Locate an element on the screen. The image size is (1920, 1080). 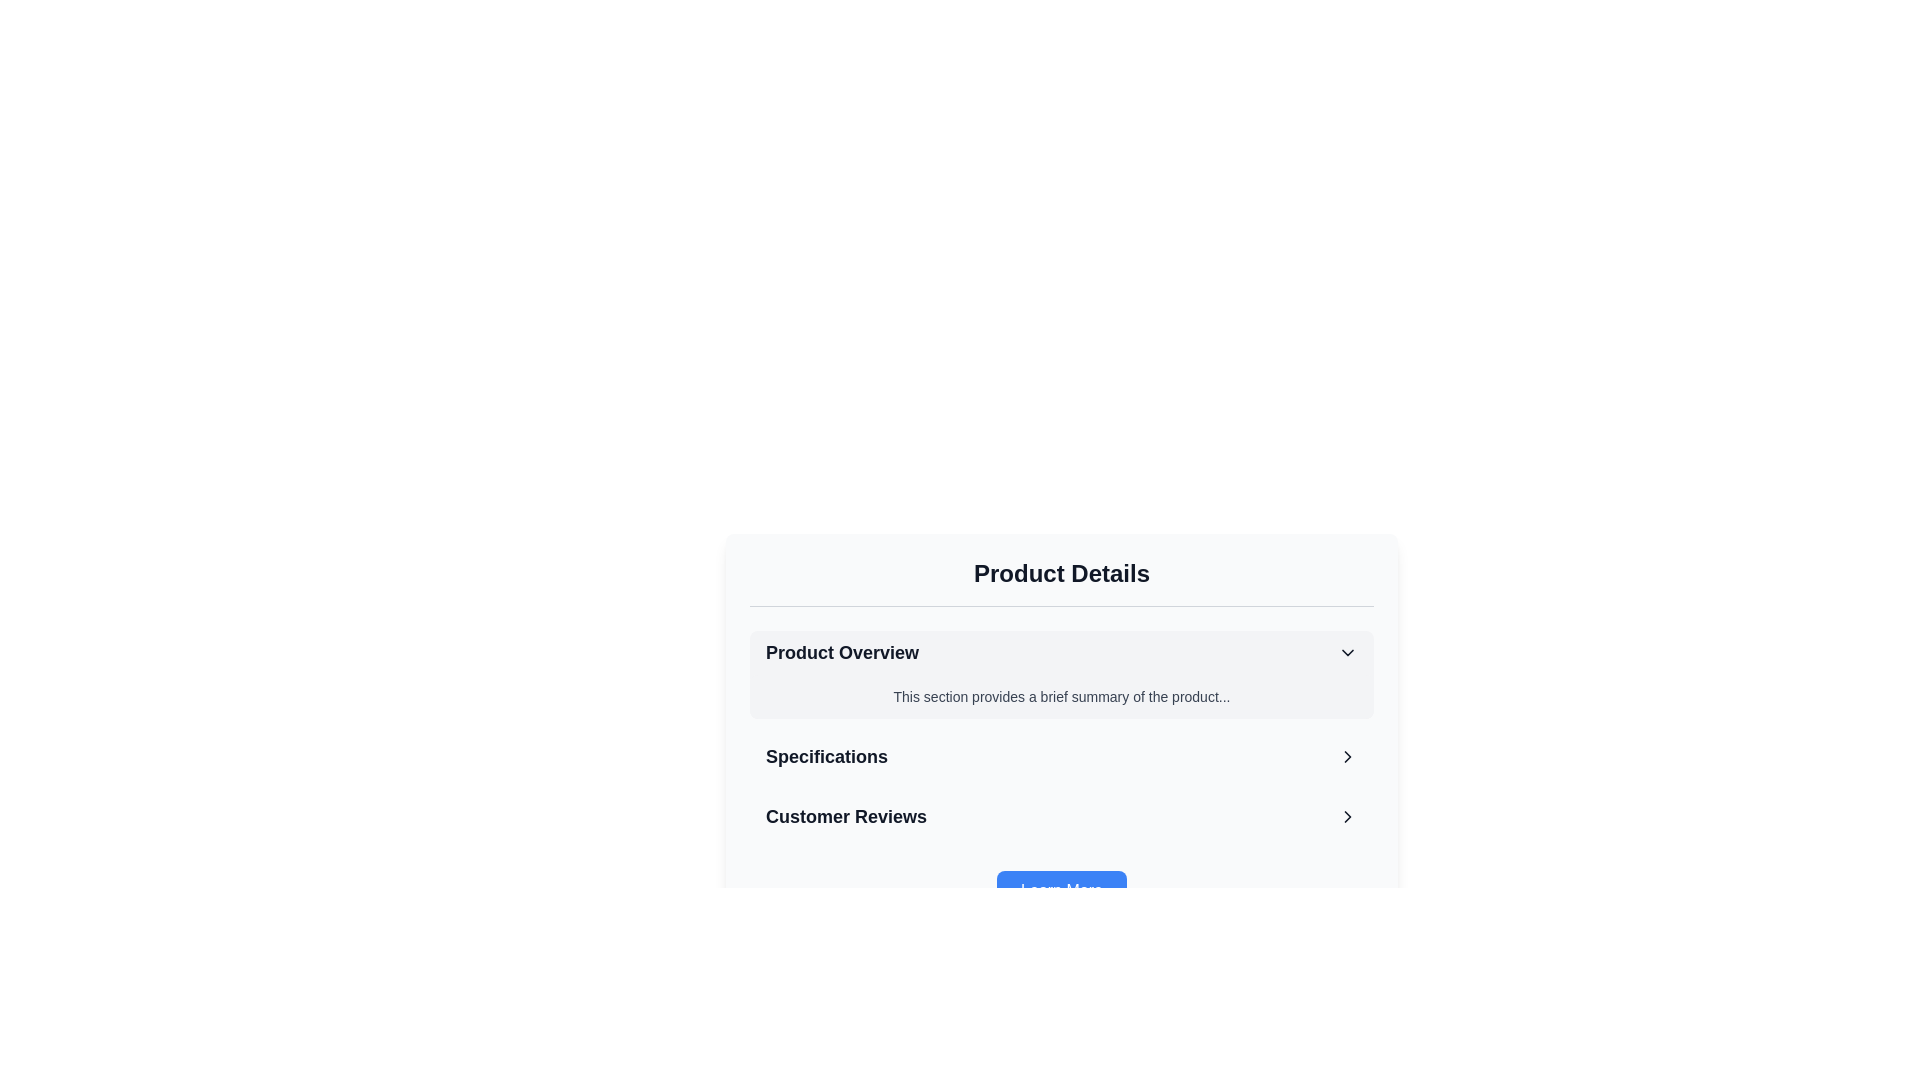
the chevron icon that indicates the expandable 'Product Overview' section located on the far right of the list item is located at coordinates (1348, 652).